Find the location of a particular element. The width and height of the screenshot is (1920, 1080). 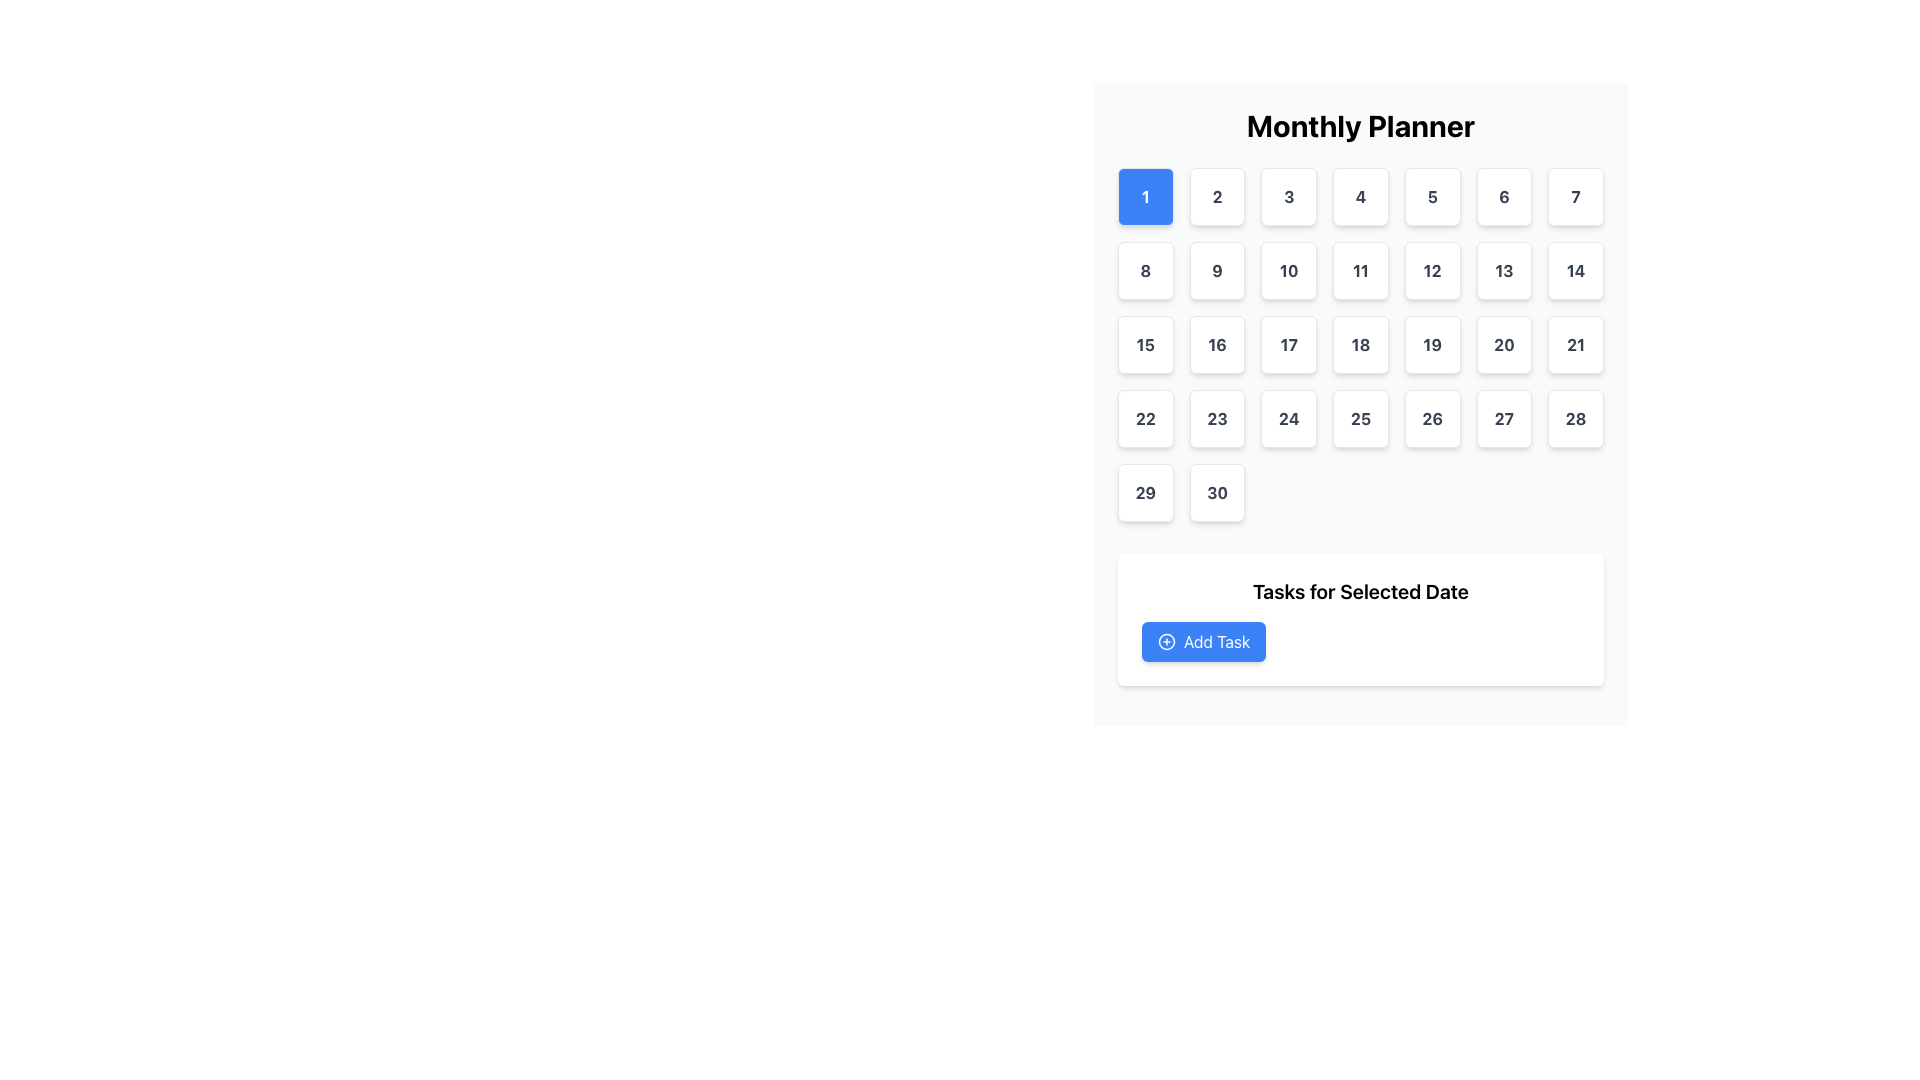

the calendar grid cell displaying the number '20' is located at coordinates (1504, 343).